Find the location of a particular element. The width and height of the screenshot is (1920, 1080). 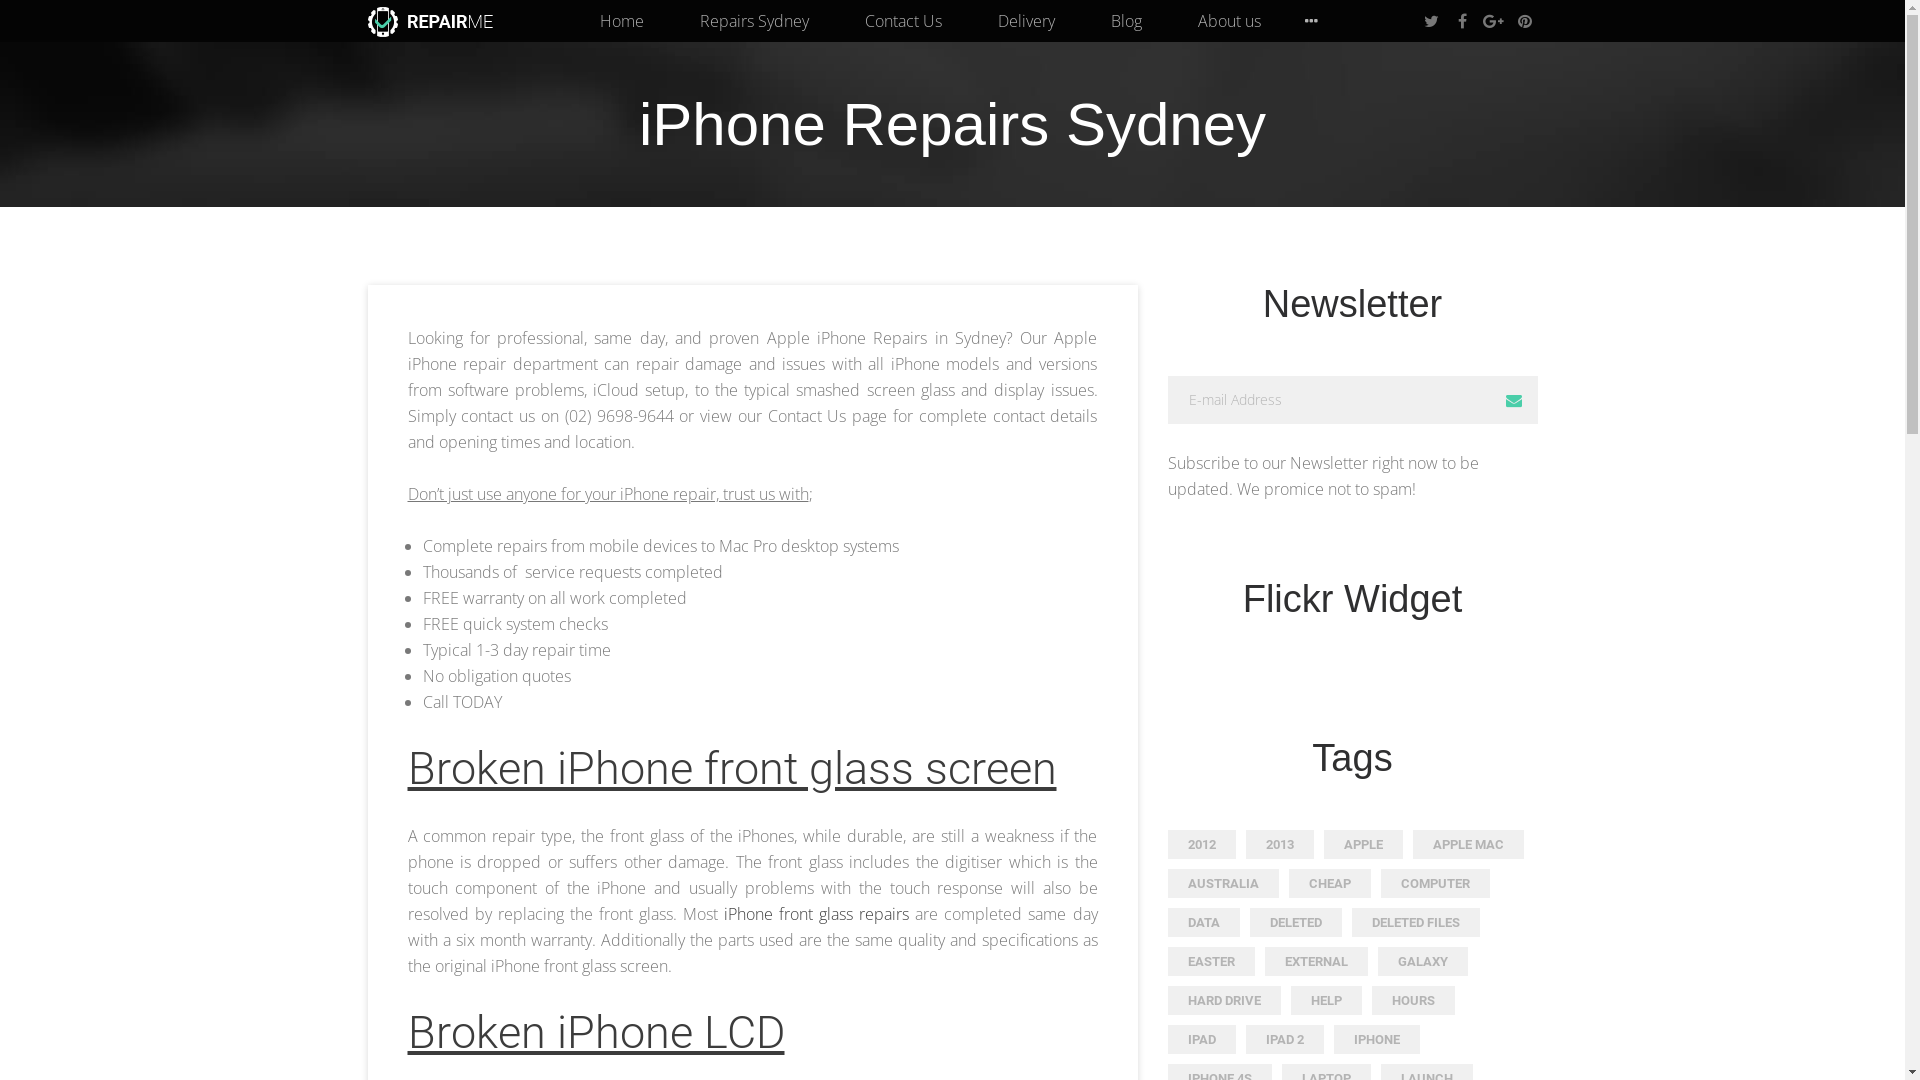

'AUSTRALIA' is located at coordinates (1222, 882).